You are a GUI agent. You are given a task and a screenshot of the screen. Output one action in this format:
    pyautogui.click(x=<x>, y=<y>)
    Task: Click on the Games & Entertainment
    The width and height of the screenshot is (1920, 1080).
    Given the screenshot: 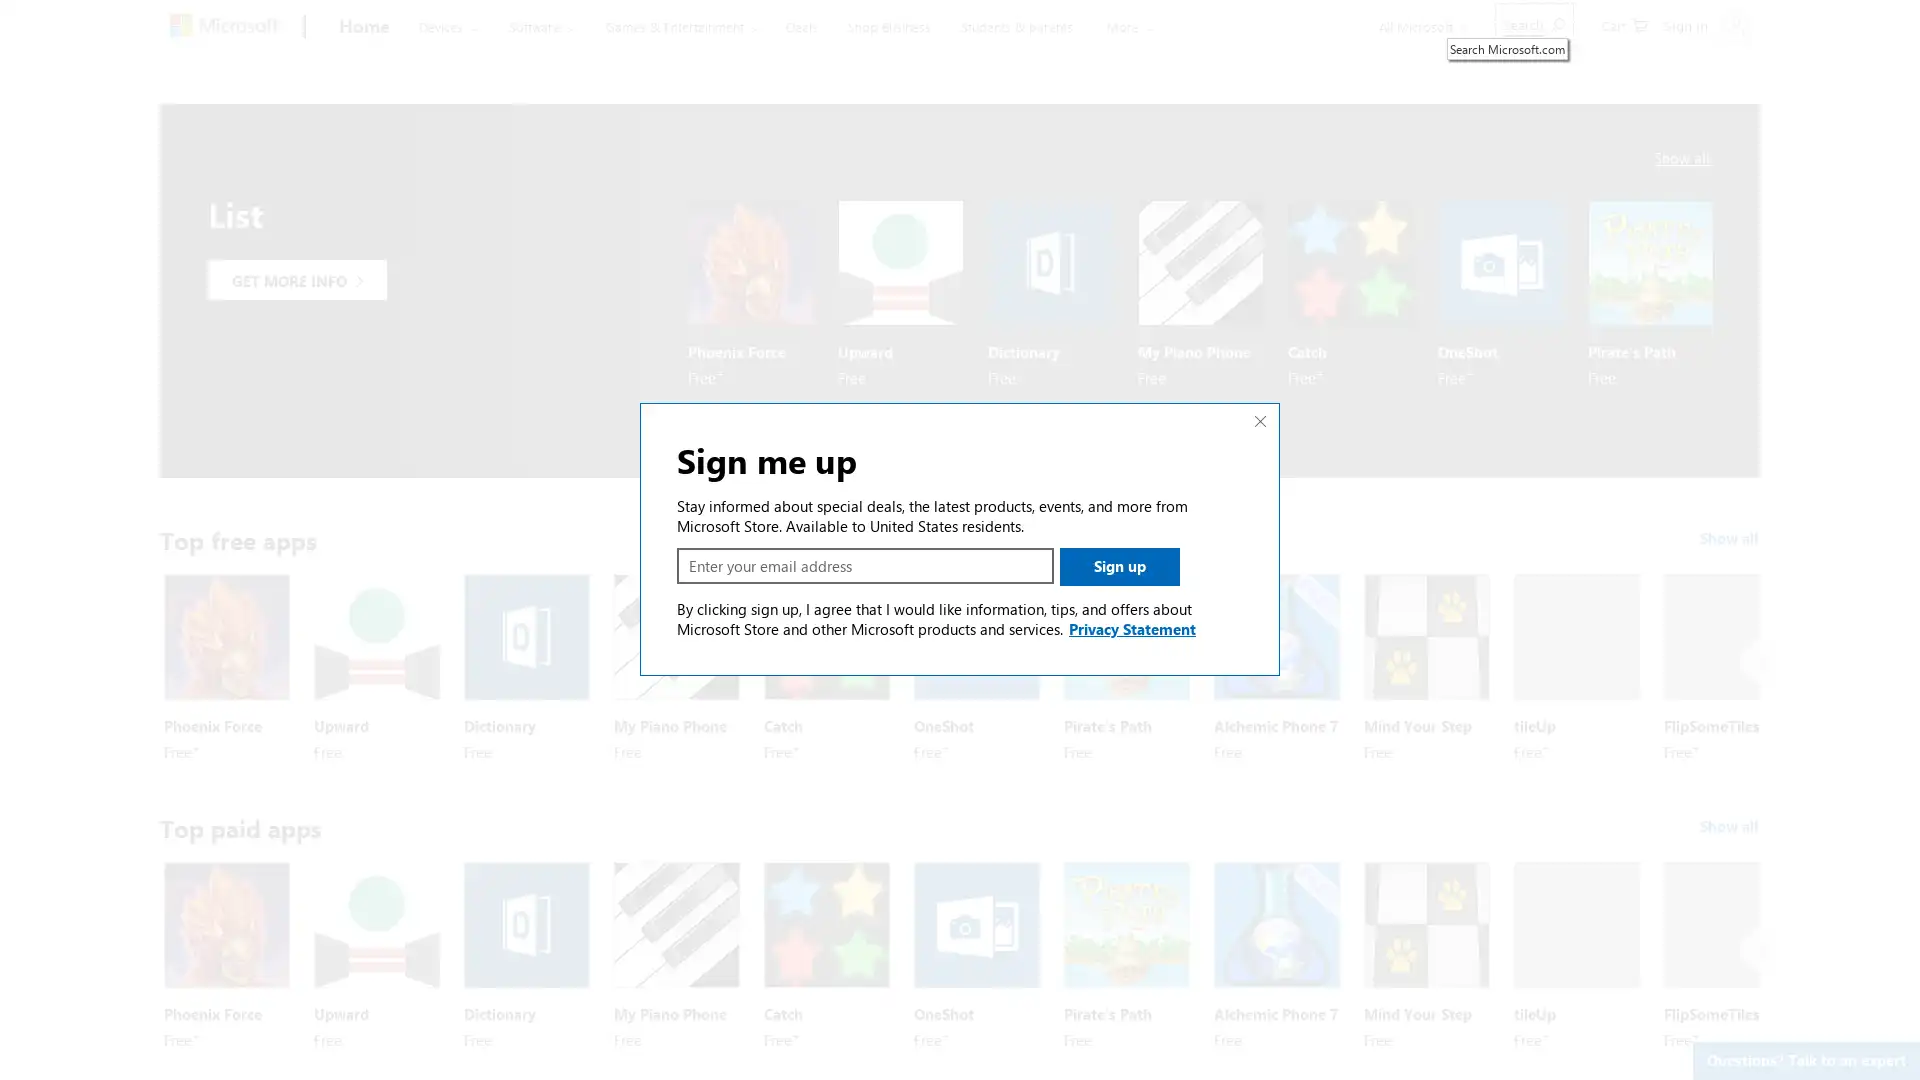 What is the action you would take?
    pyautogui.click(x=673, y=26)
    